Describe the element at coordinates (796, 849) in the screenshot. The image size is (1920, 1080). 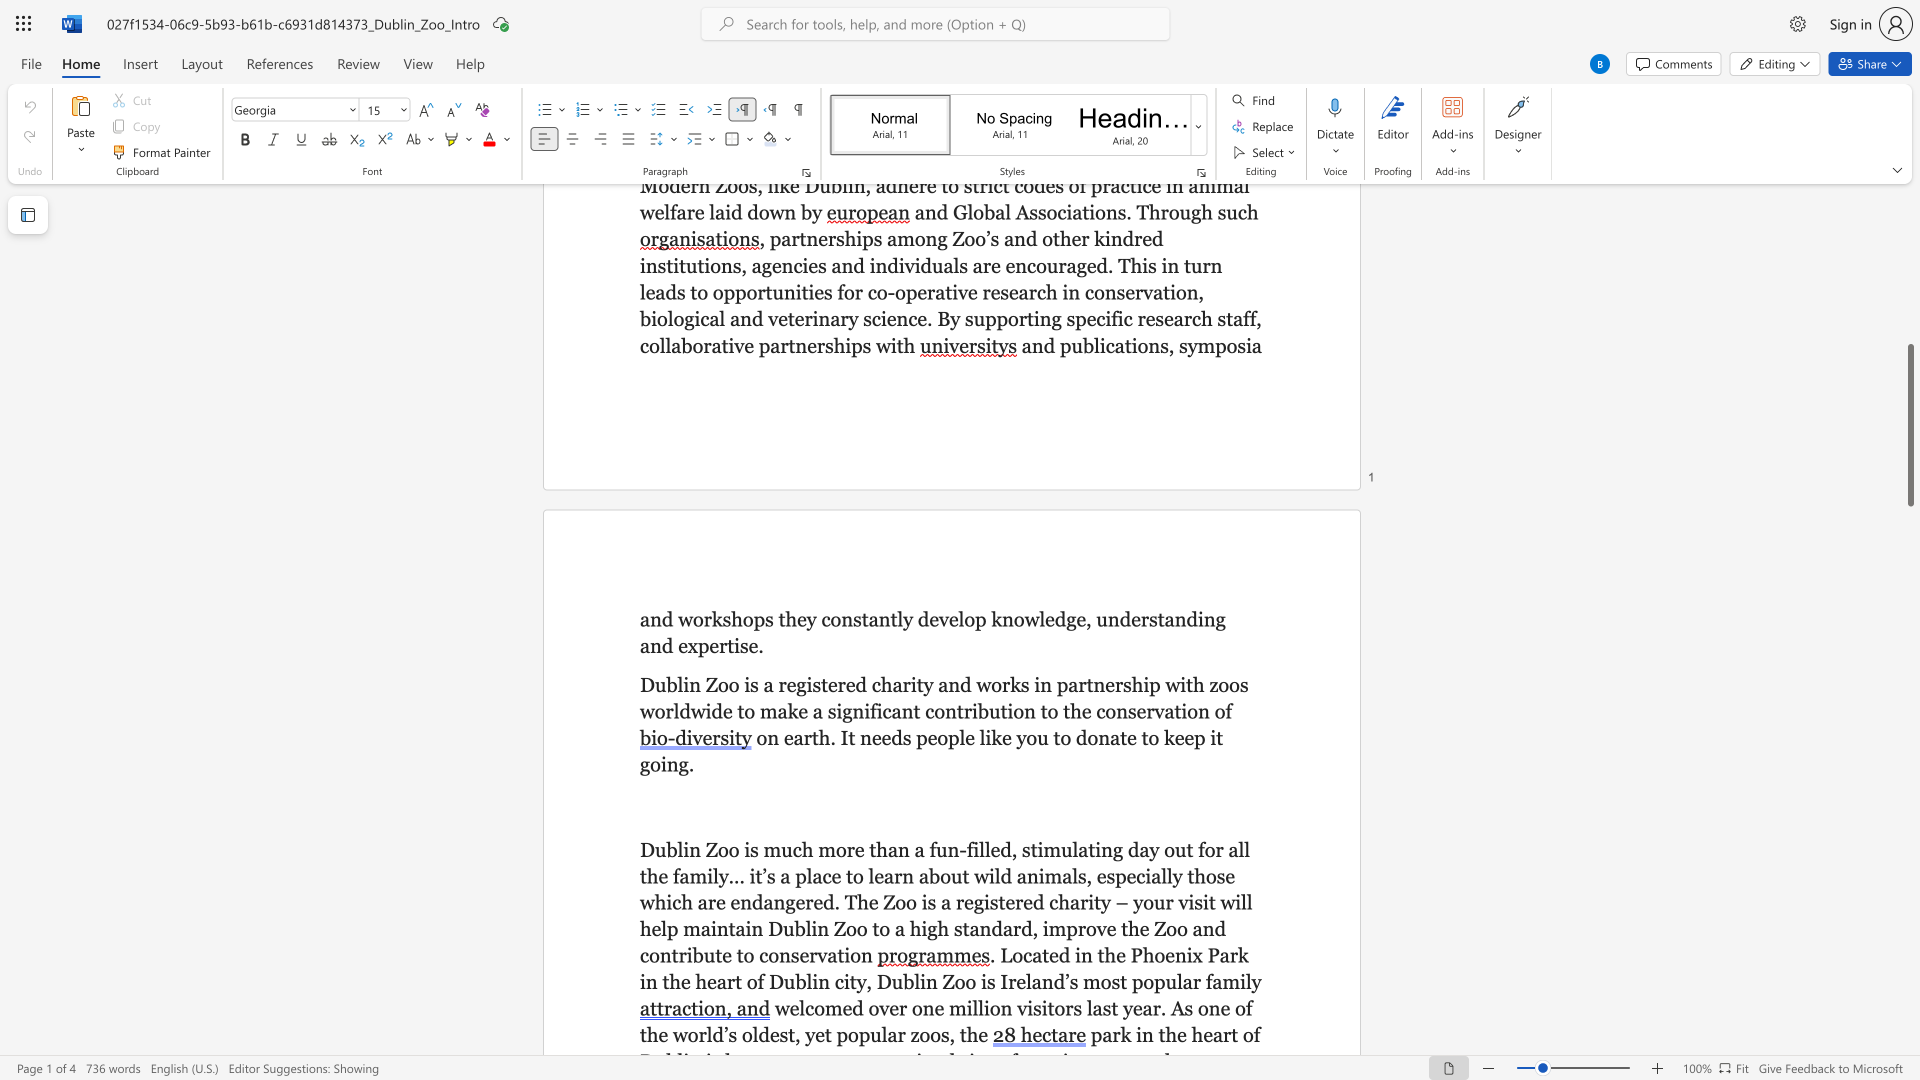
I see `the 1th character "c" in the text` at that location.